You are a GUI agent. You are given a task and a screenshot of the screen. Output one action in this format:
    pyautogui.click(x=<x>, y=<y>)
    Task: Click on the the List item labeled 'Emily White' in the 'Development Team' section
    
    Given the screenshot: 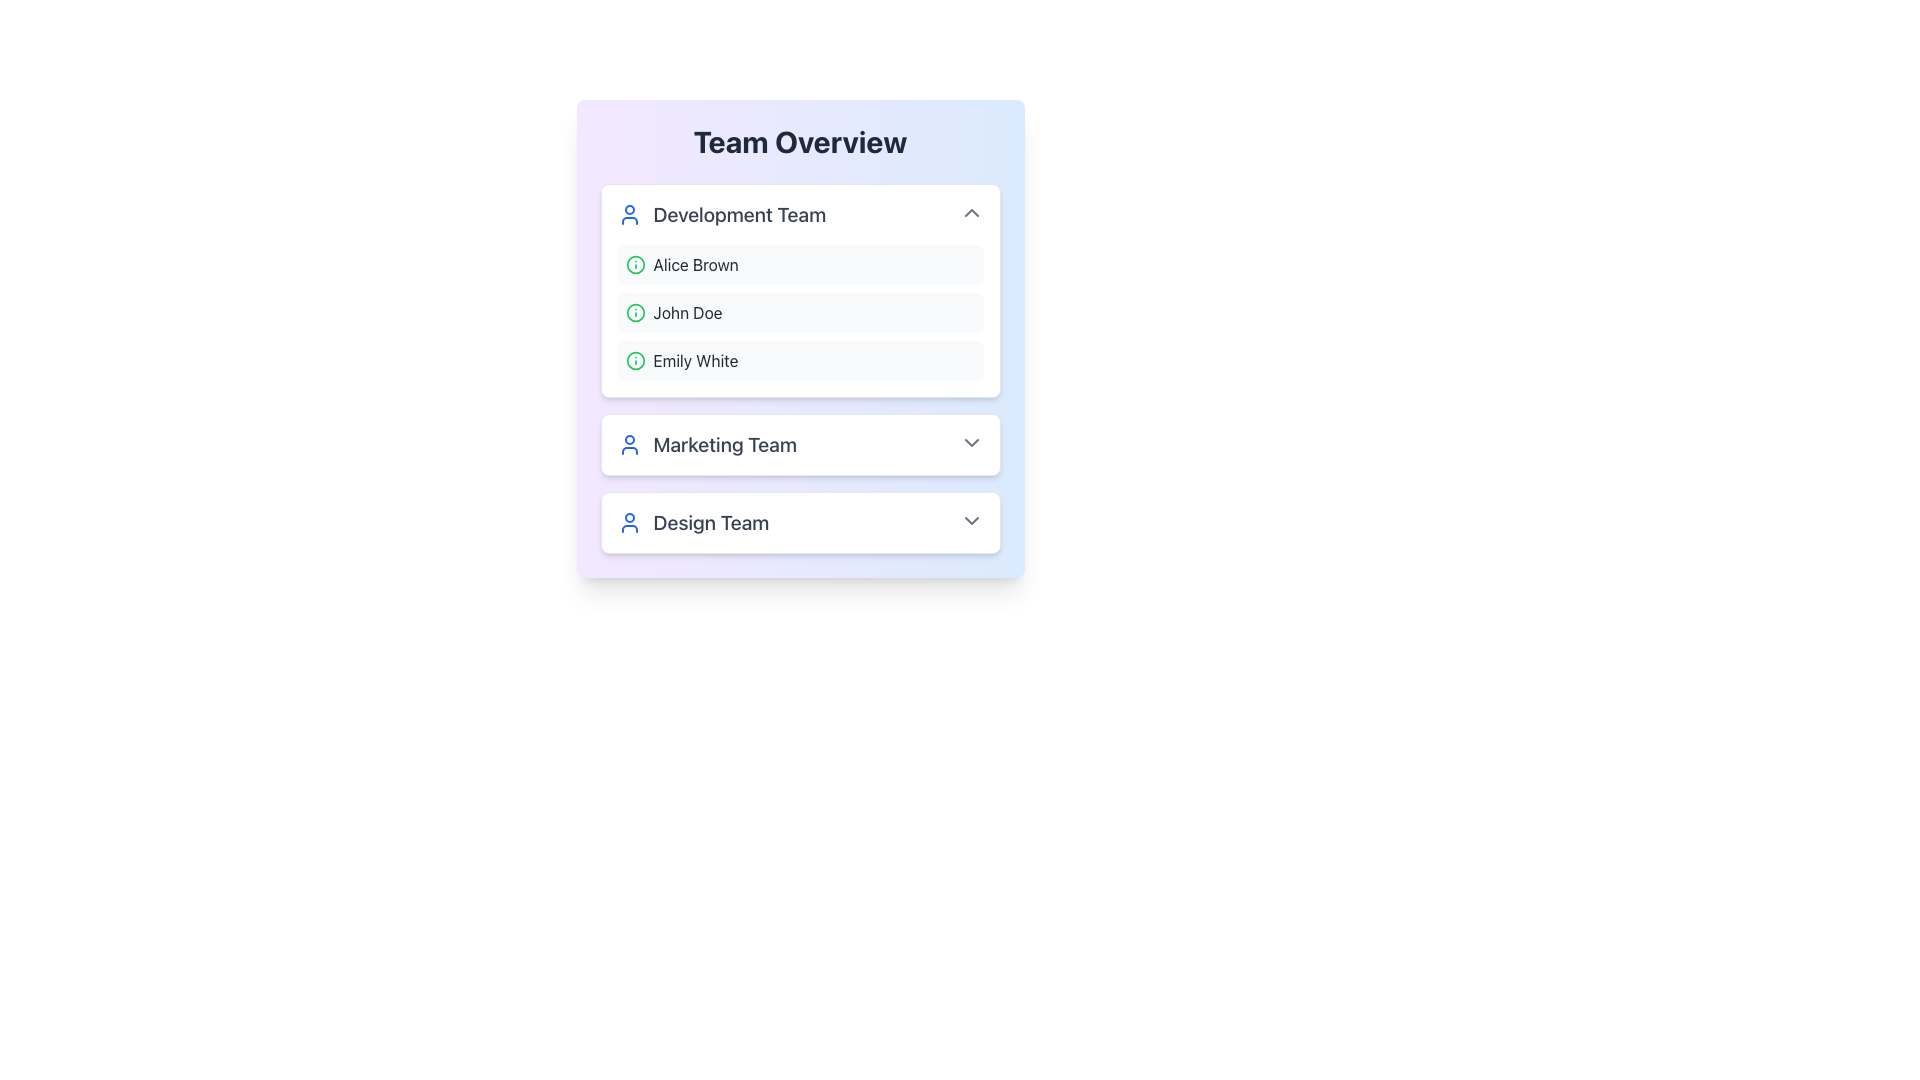 What is the action you would take?
    pyautogui.click(x=800, y=361)
    